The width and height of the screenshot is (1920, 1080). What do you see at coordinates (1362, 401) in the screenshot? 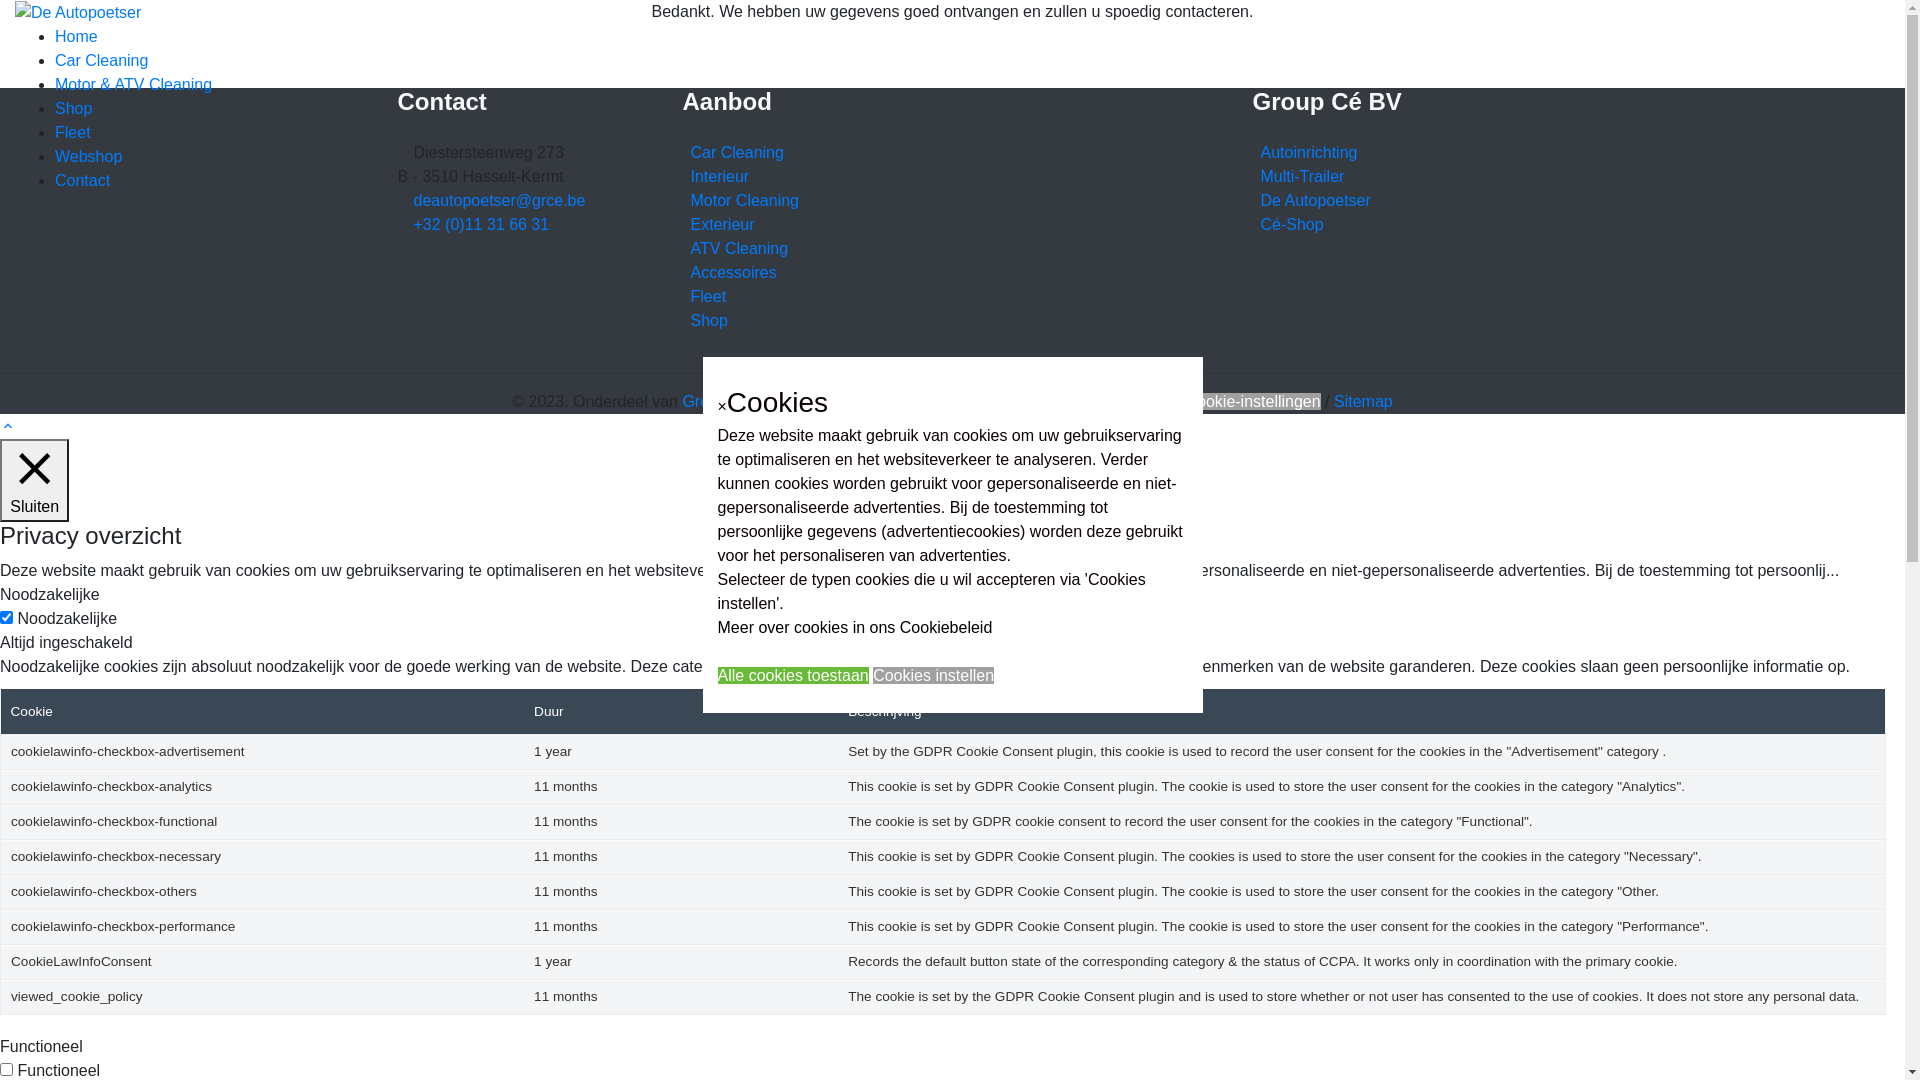
I see `'Sitemap'` at bounding box center [1362, 401].